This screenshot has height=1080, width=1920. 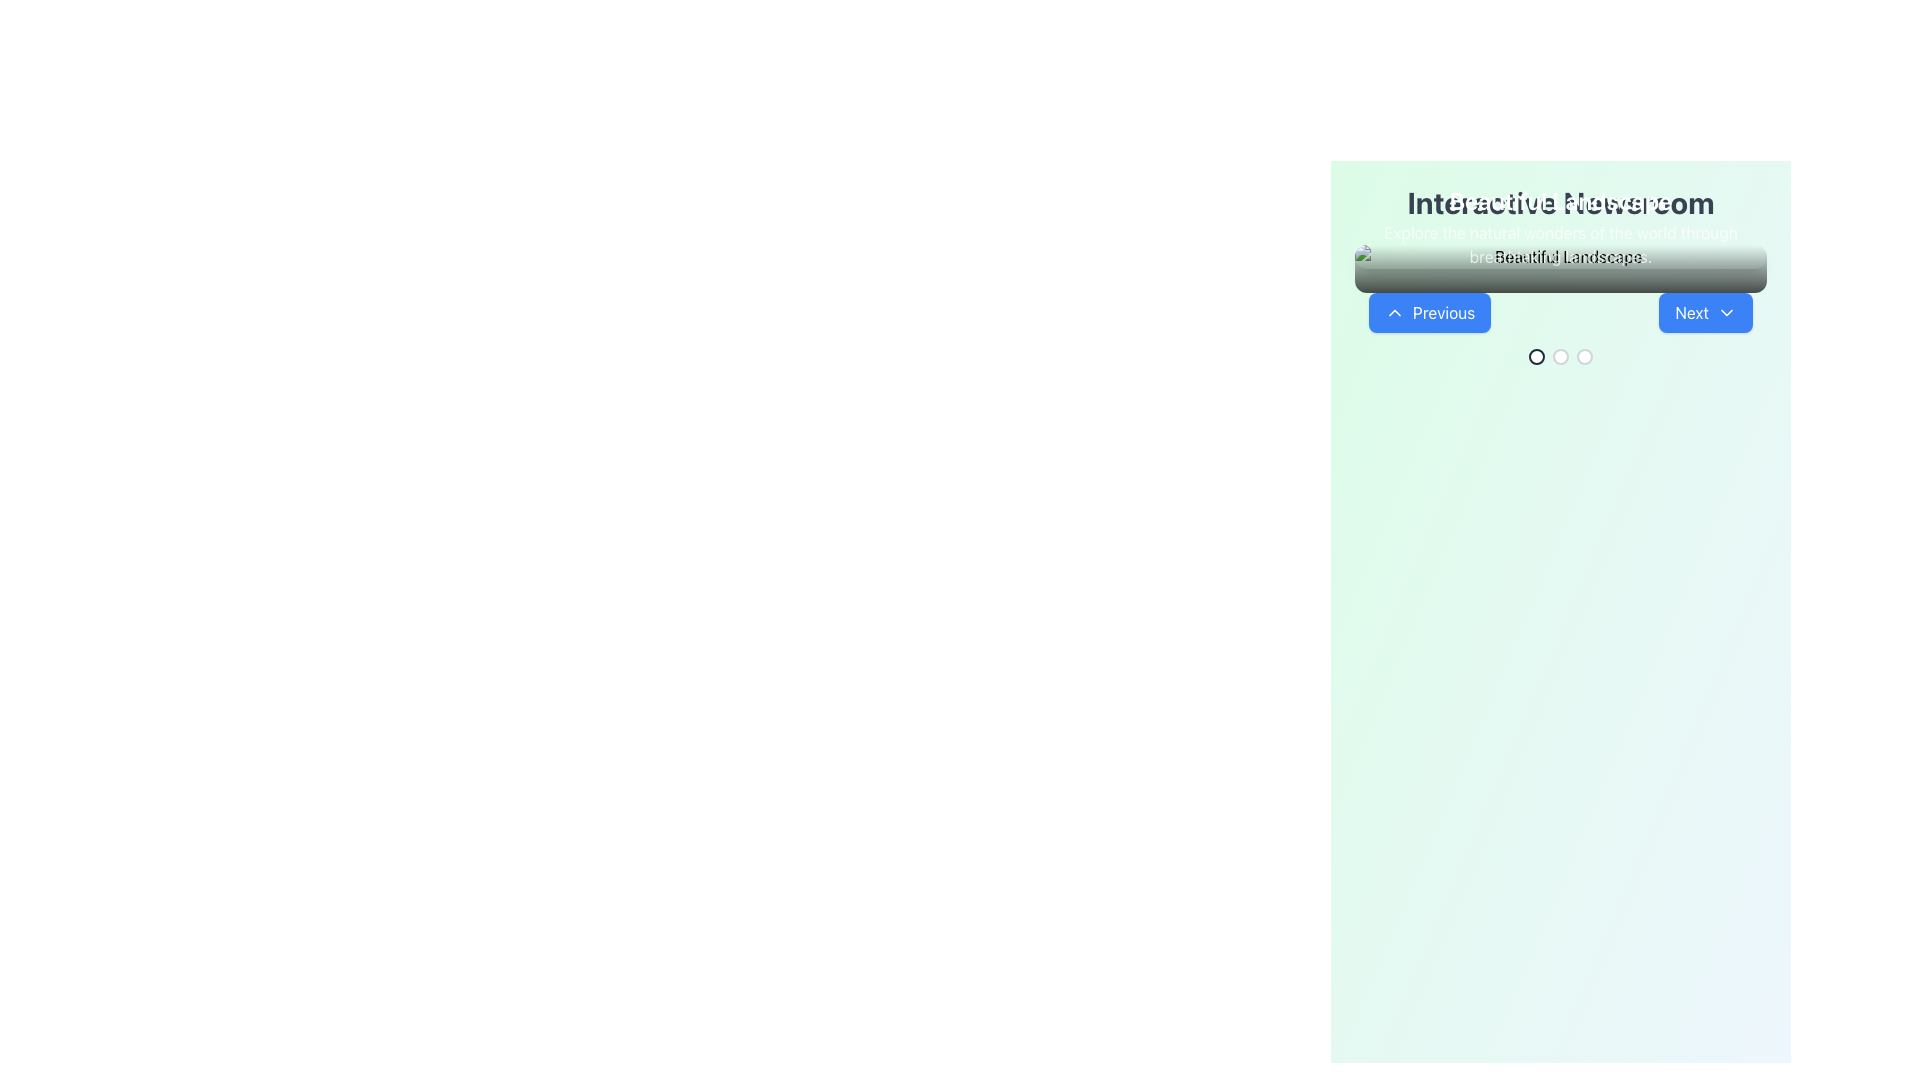 What do you see at coordinates (1394, 312) in the screenshot?
I see `the navigation icon located in the blue button labeled 'Previous'` at bounding box center [1394, 312].